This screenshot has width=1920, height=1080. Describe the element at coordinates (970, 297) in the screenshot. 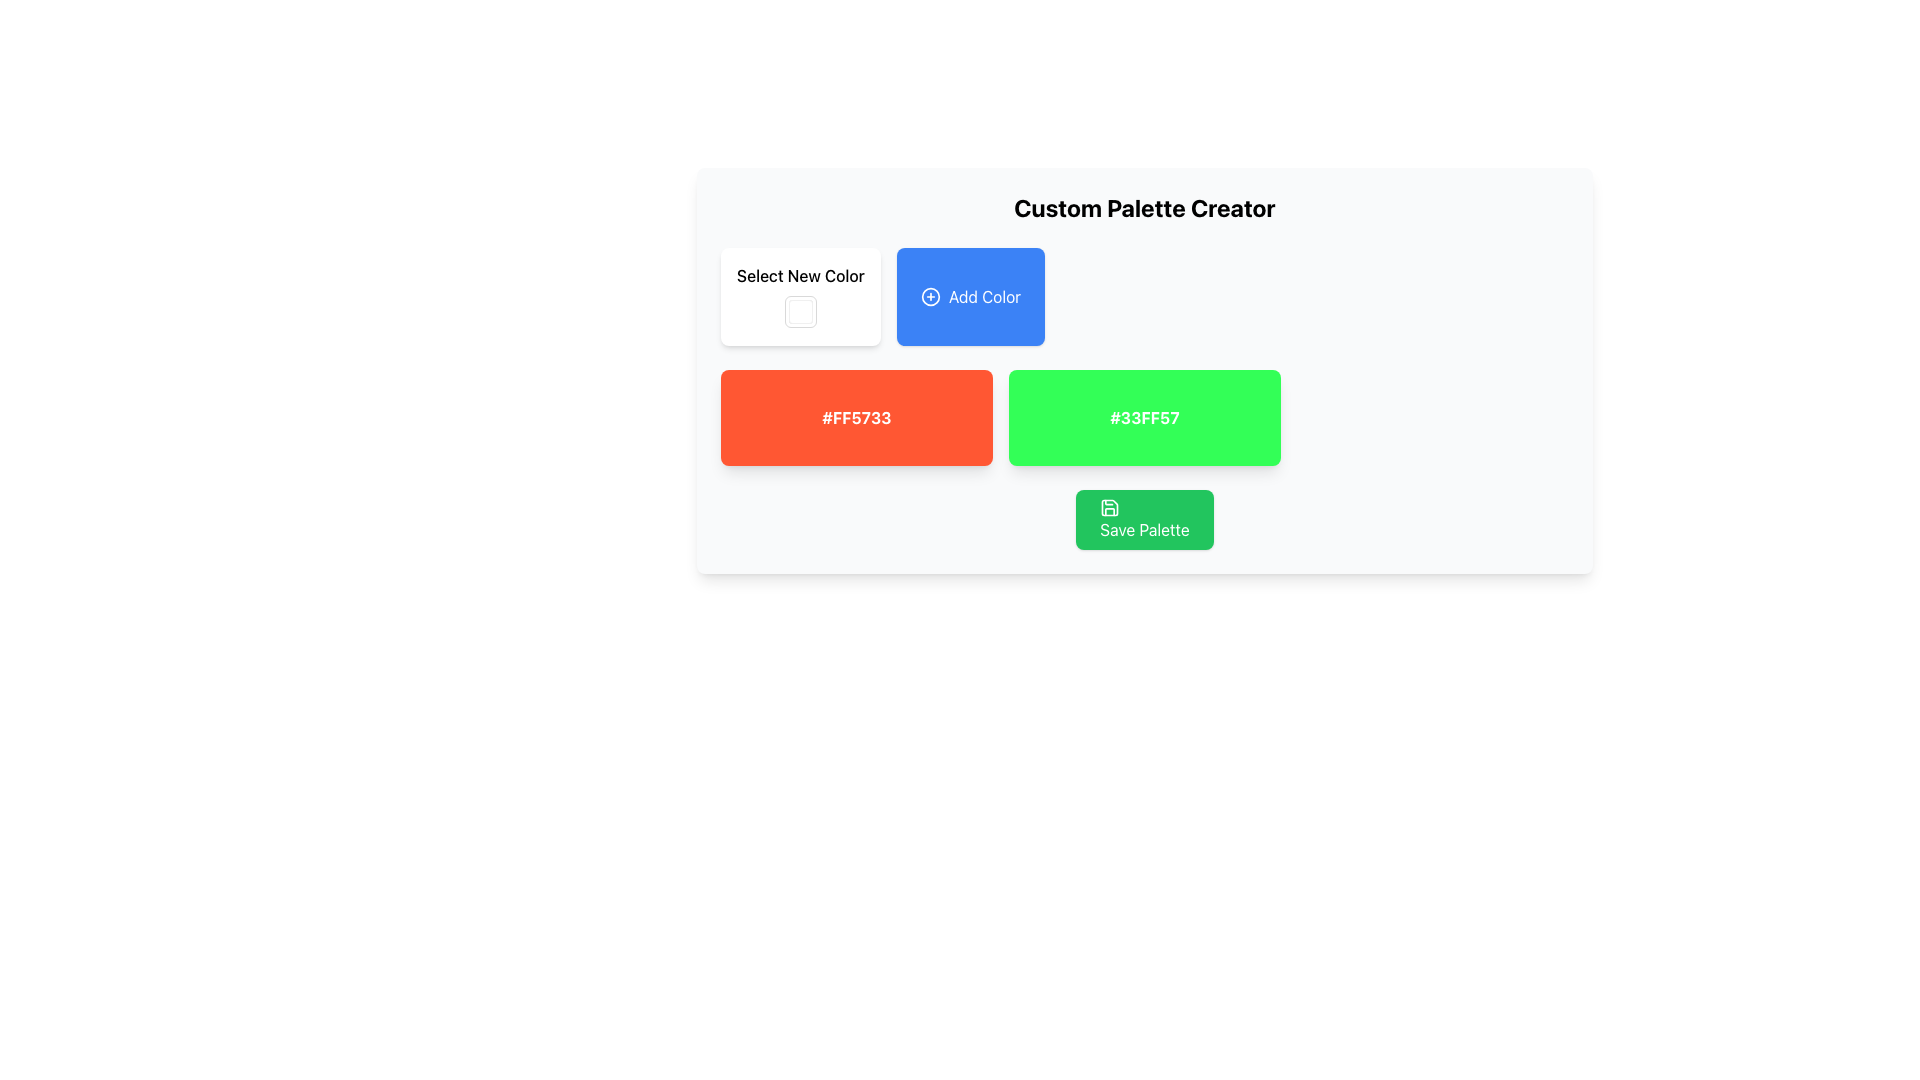

I see `the rectangular blue button labeled 'Add Color' with a plus icon to observe the style change` at that location.